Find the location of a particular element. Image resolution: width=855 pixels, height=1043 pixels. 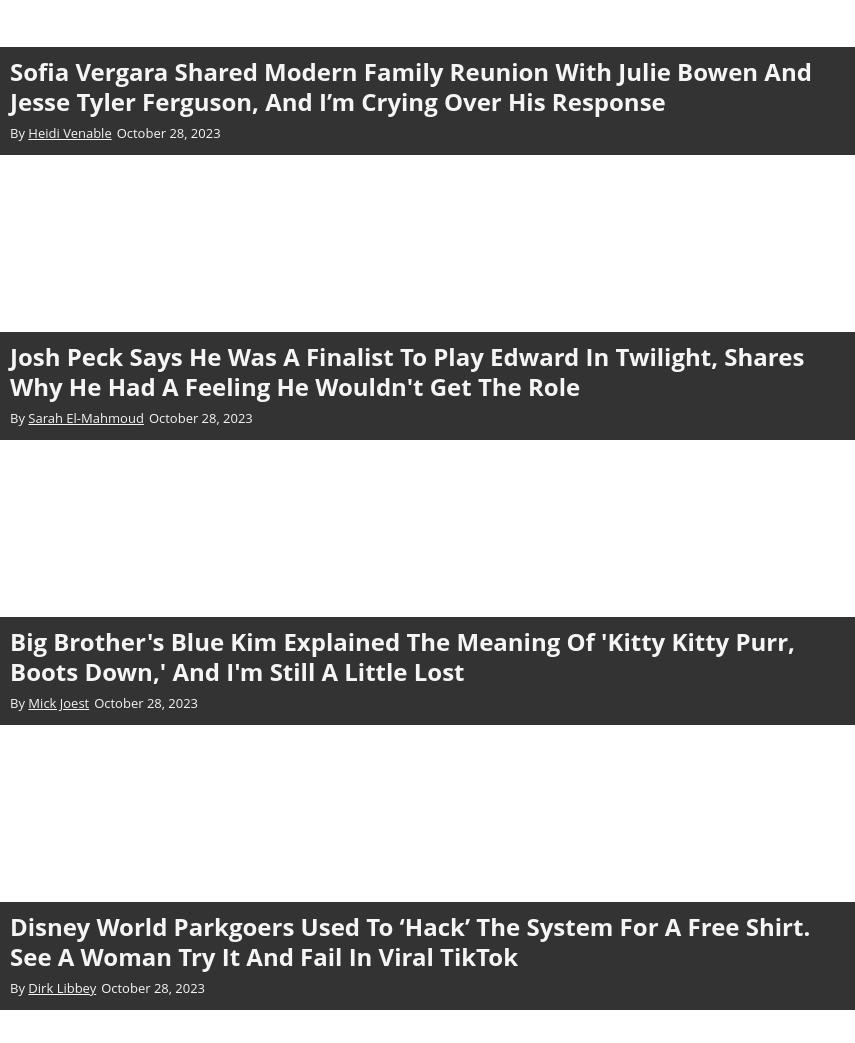

'Disney World Parkgoers Used To ‘Hack’ The System For A Free Shirt. See A Woman Try It And Fail In Viral TikTok' is located at coordinates (409, 940).